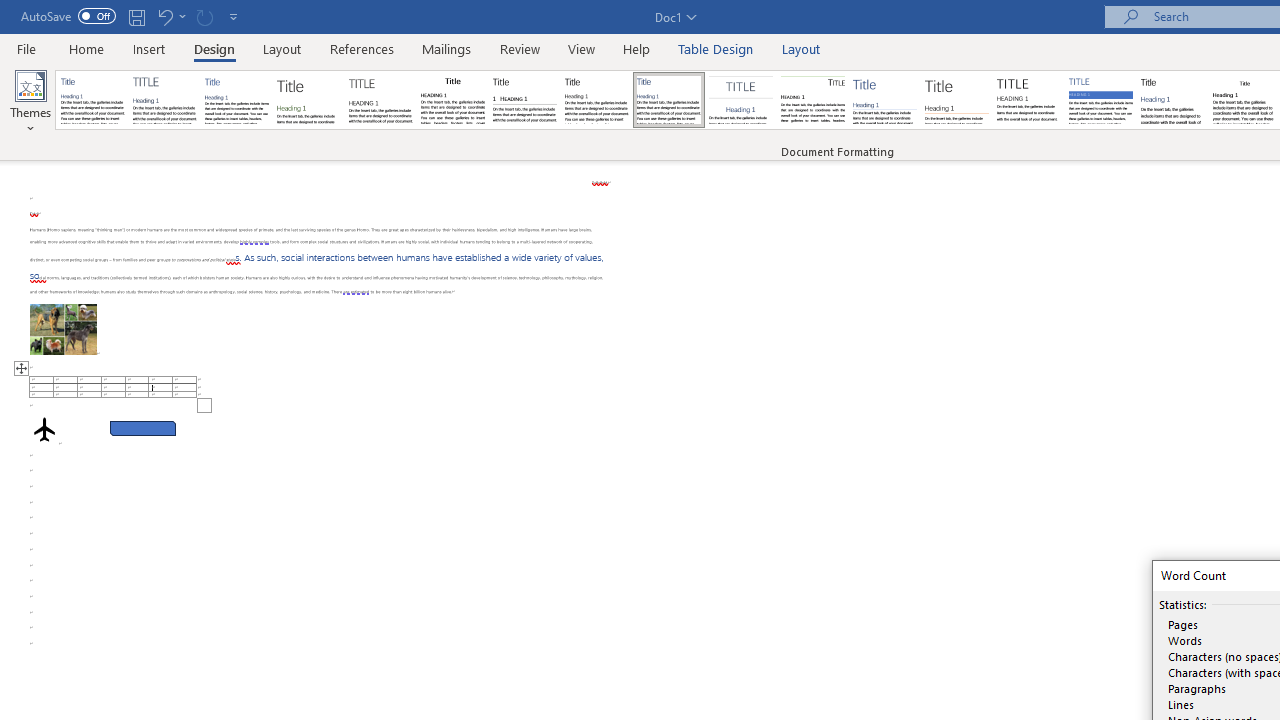 The image size is (1280, 720). What do you see at coordinates (44, 428) in the screenshot?
I see `'Airplane with solid fill'` at bounding box center [44, 428].